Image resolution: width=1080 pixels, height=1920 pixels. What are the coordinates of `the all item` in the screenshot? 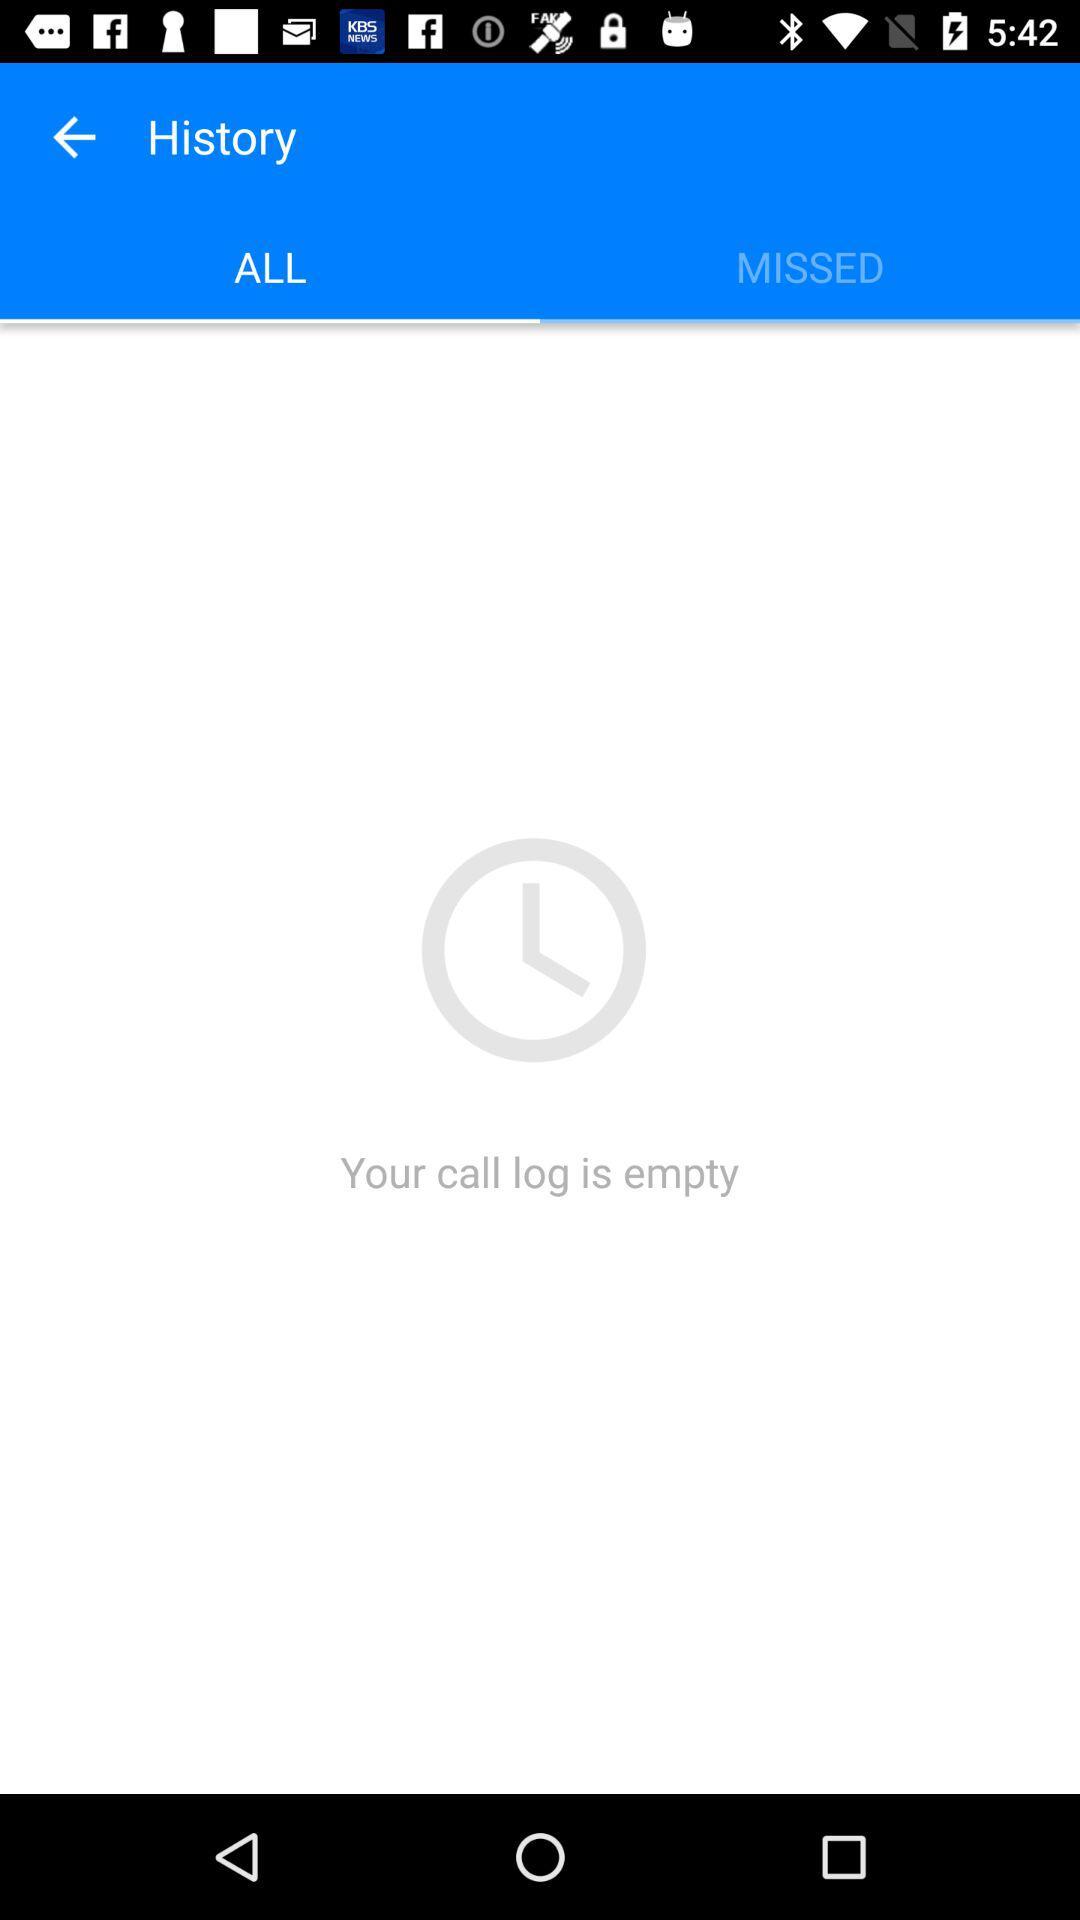 It's located at (270, 265).